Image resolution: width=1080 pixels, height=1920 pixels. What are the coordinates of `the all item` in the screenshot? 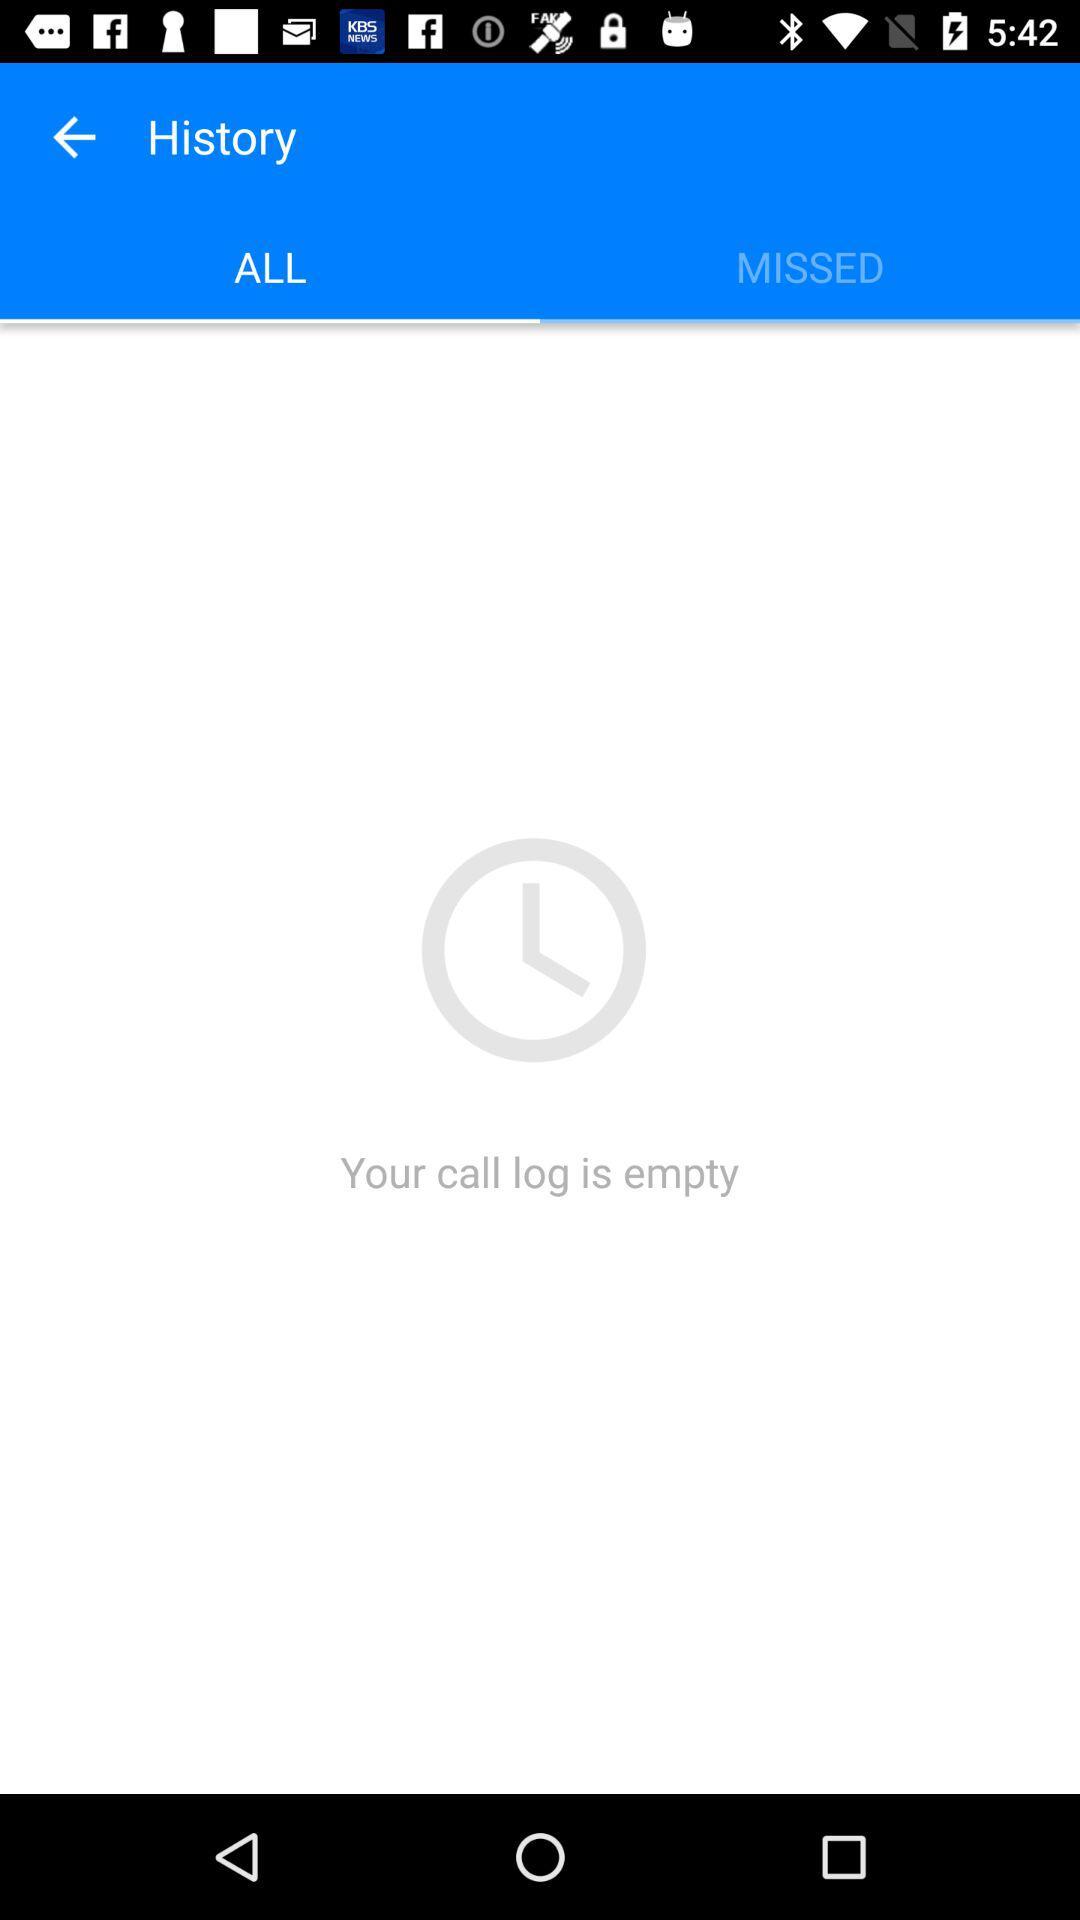 It's located at (270, 265).